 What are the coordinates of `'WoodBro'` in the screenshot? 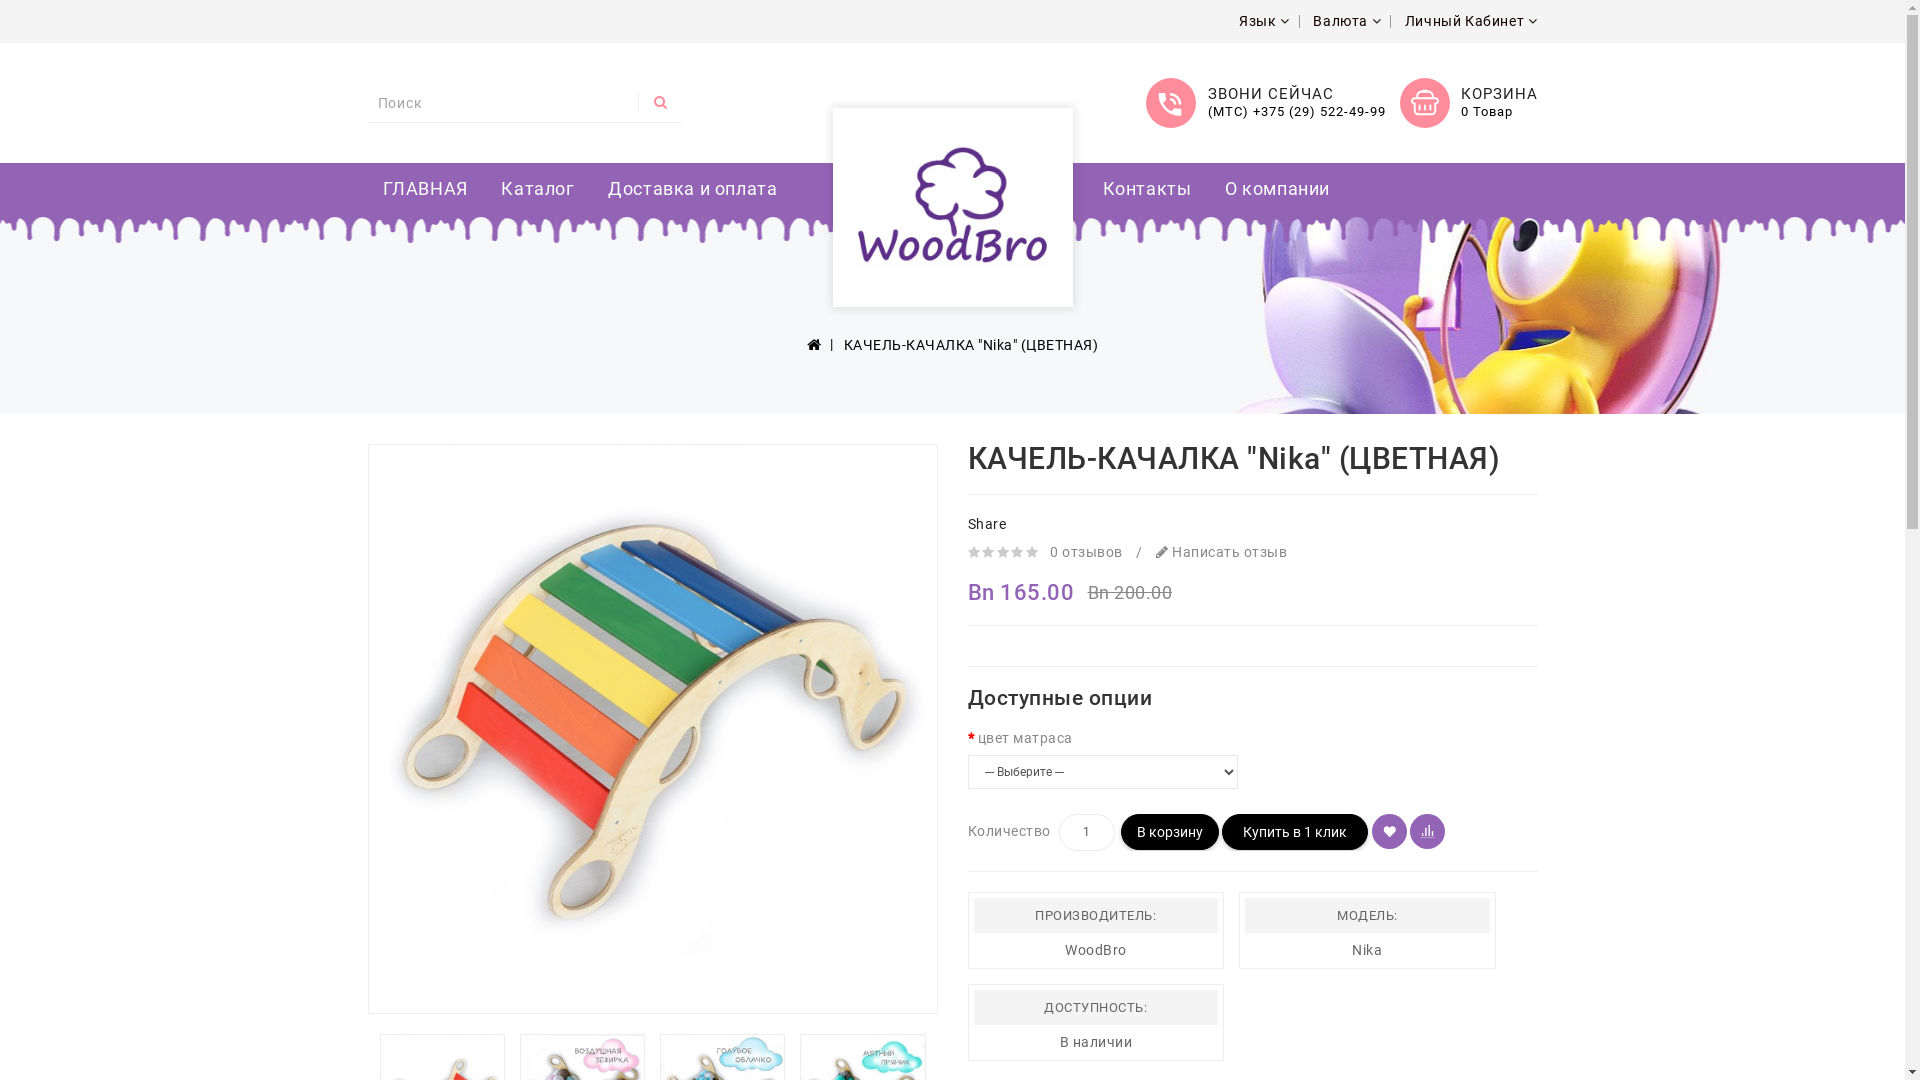 It's located at (950, 204).